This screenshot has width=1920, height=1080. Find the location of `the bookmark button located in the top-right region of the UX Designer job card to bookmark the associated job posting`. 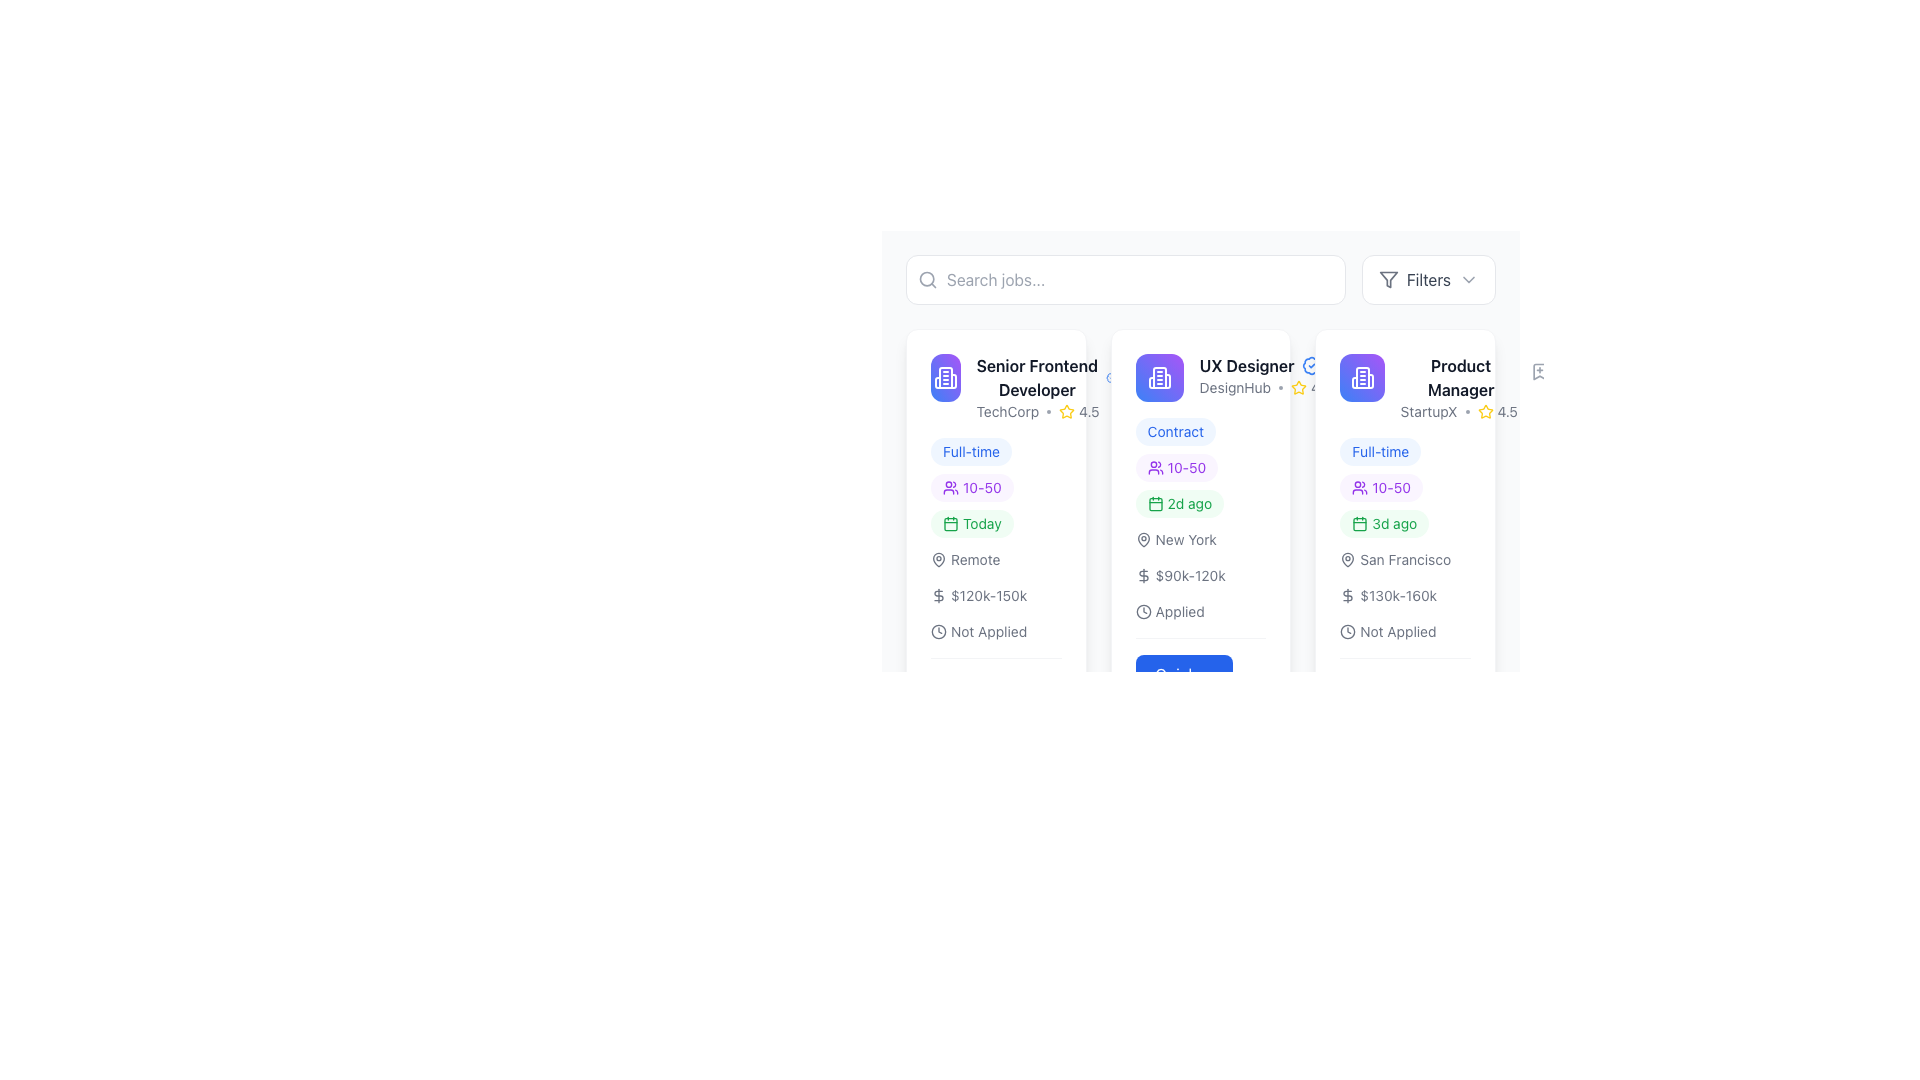

the bookmark button located in the top-right region of the UX Designer job card to bookmark the associated job posting is located at coordinates (1136, 371).